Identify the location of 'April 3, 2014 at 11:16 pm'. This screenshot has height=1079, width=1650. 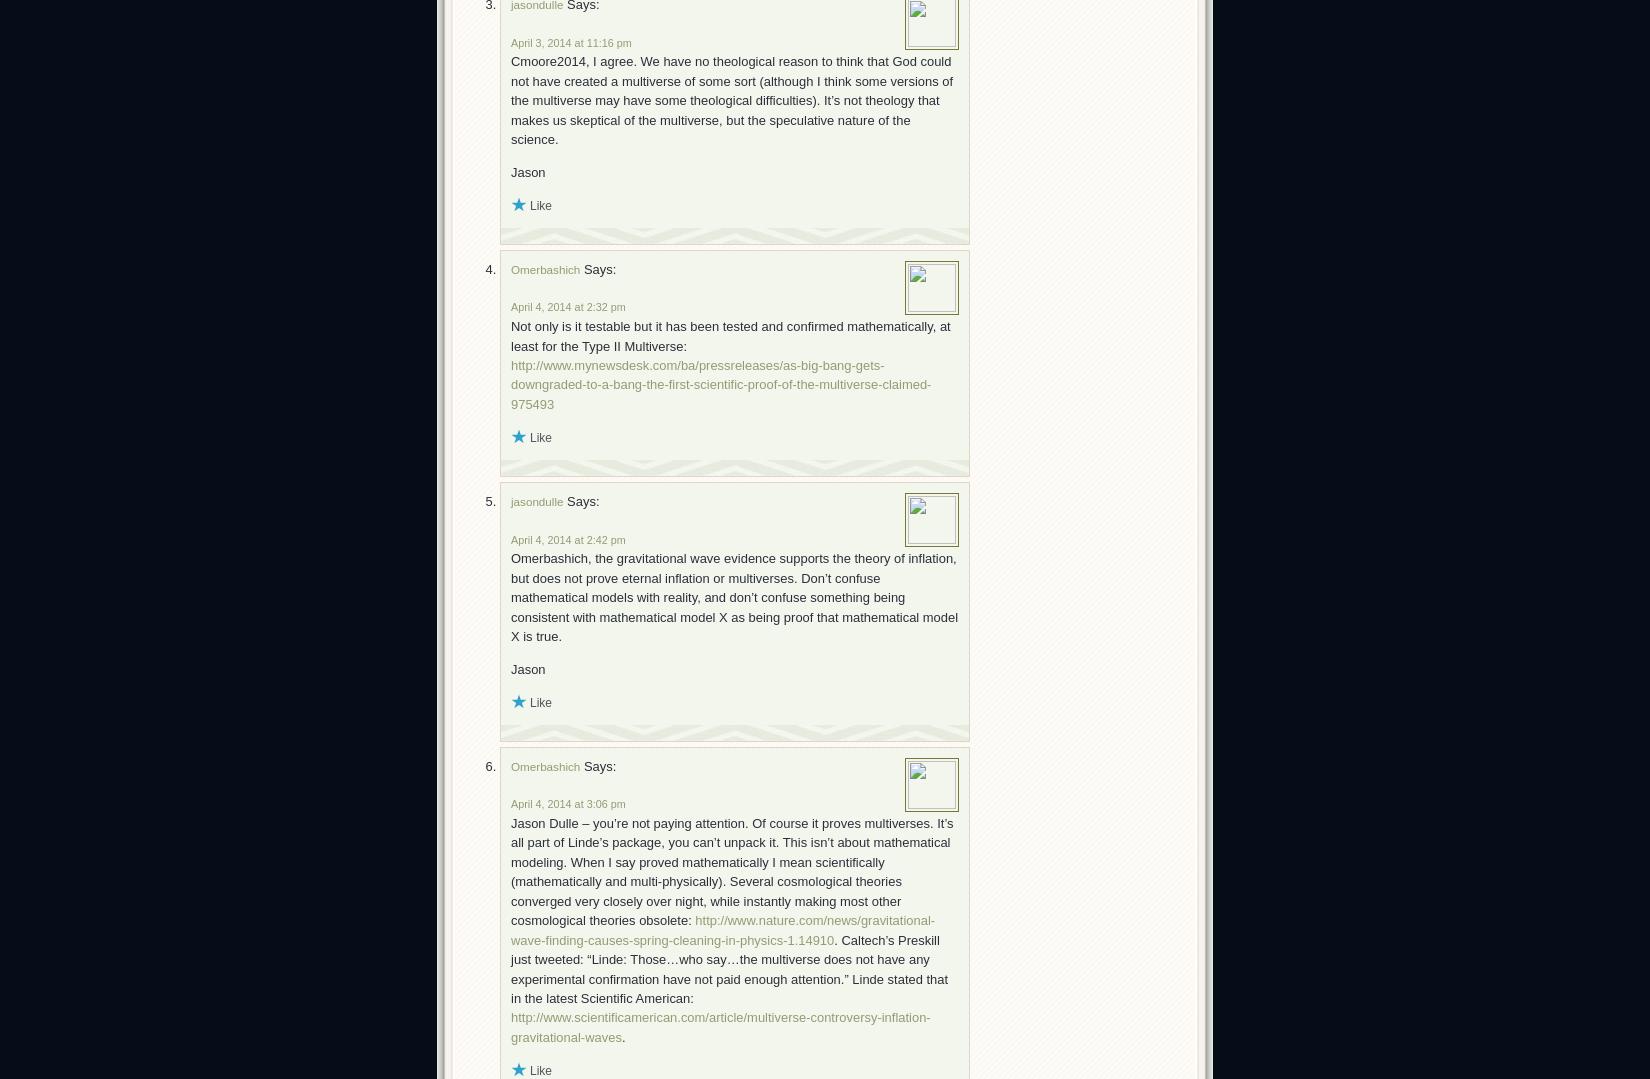
(570, 41).